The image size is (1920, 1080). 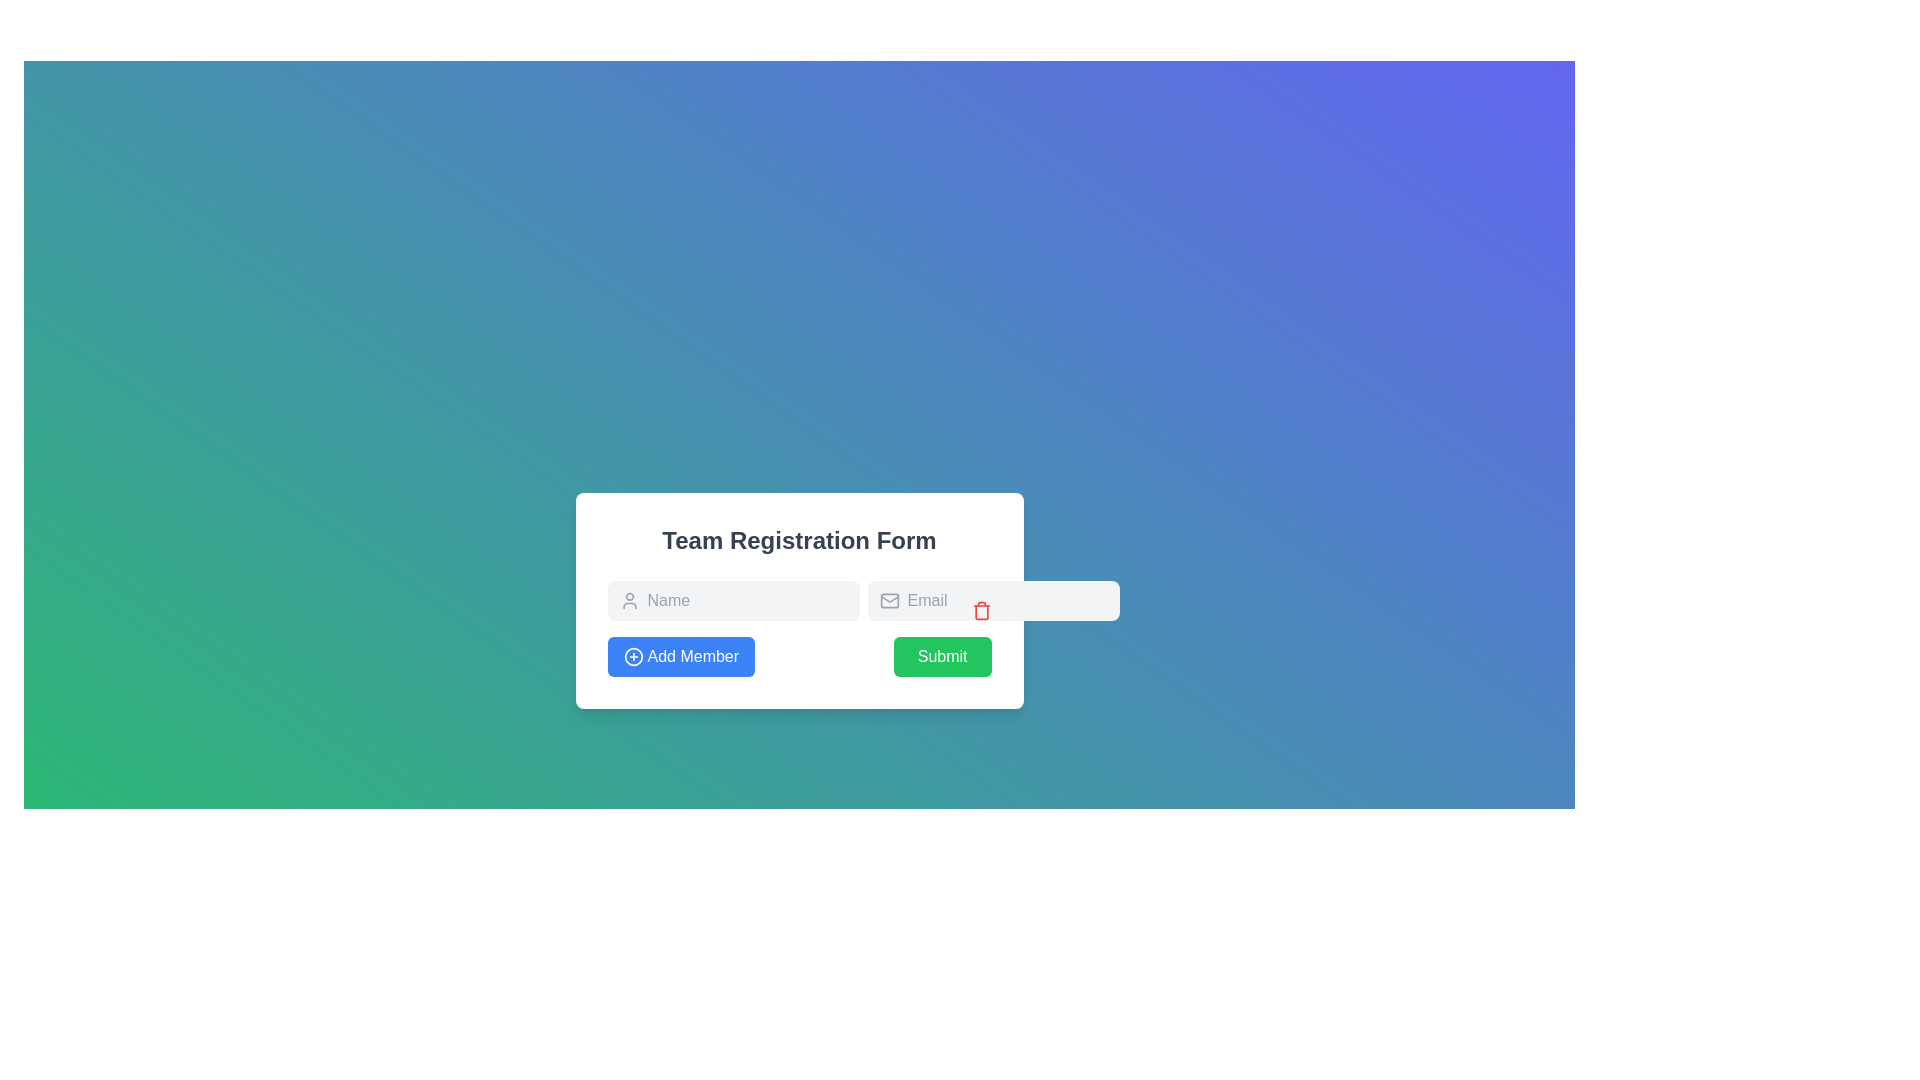 What do you see at coordinates (981, 611) in the screenshot?
I see `the body of the trash icon graphic, which is the second part of the group representing the delete action` at bounding box center [981, 611].